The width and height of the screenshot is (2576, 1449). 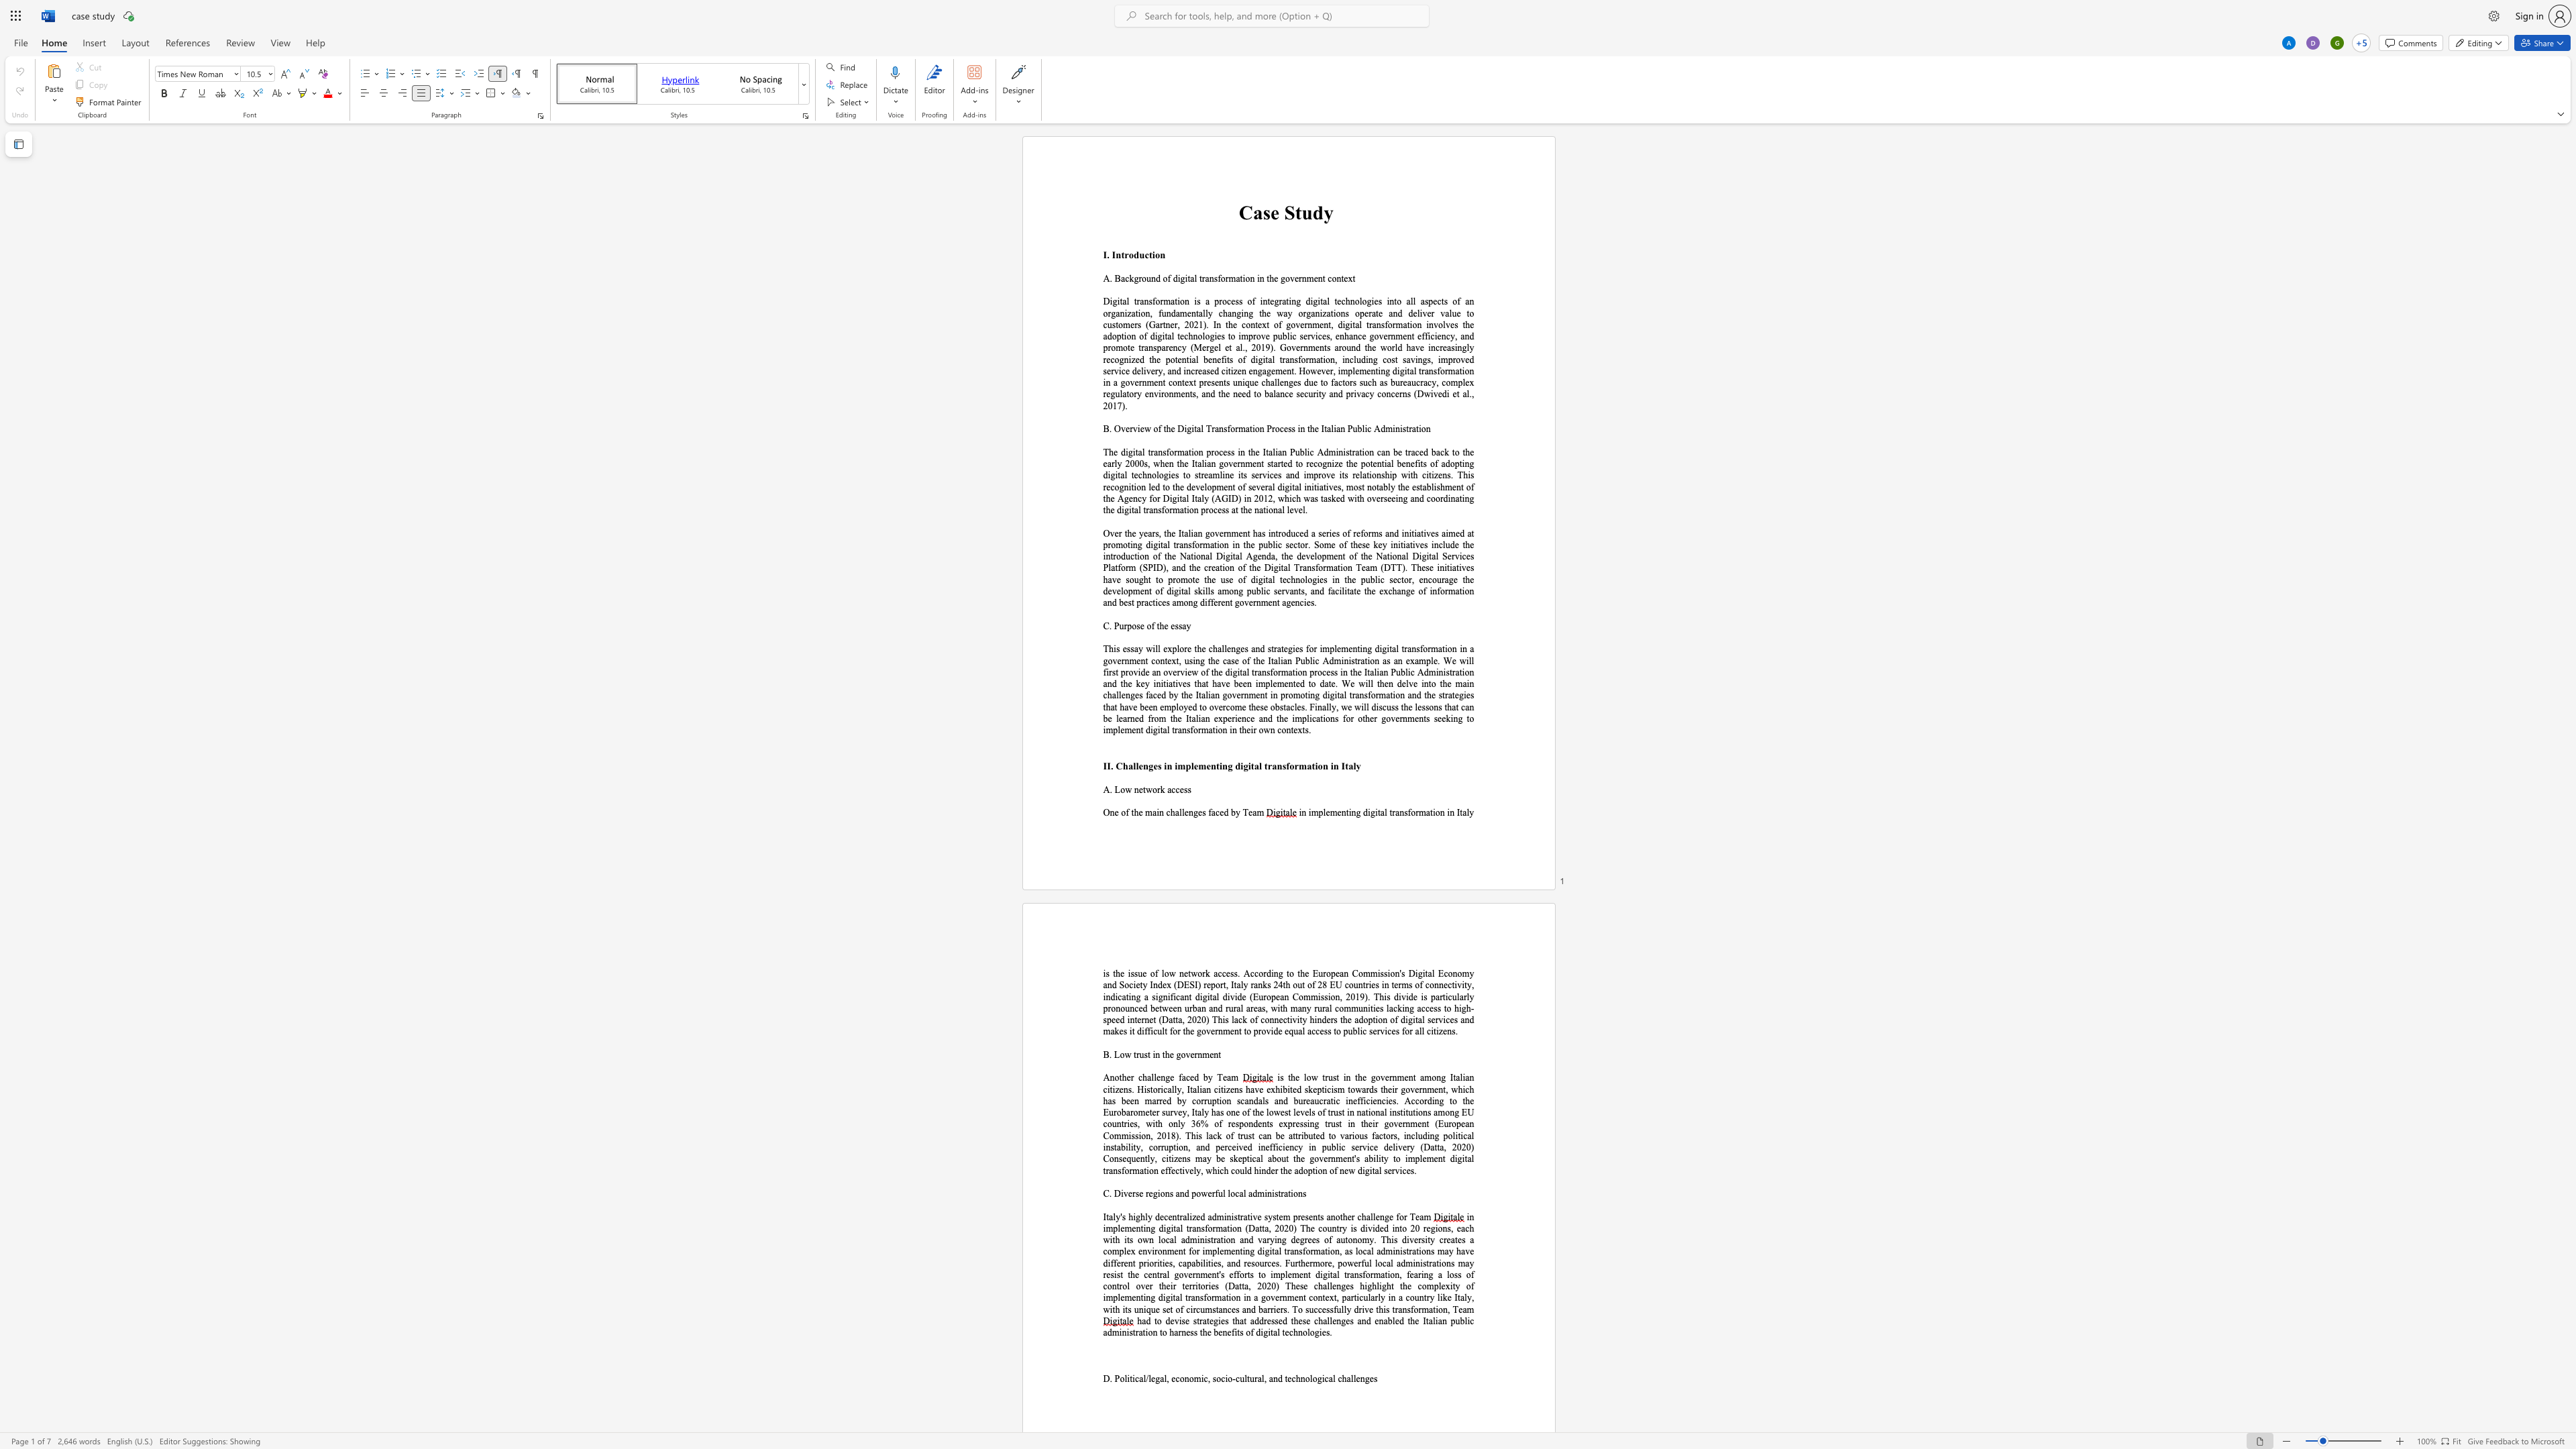 What do you see at coordinates (1156, 1193) in the screenshot?
I see `the space between the continuous character "g" and "i" in the text` at bounding box center [1156, 1193].